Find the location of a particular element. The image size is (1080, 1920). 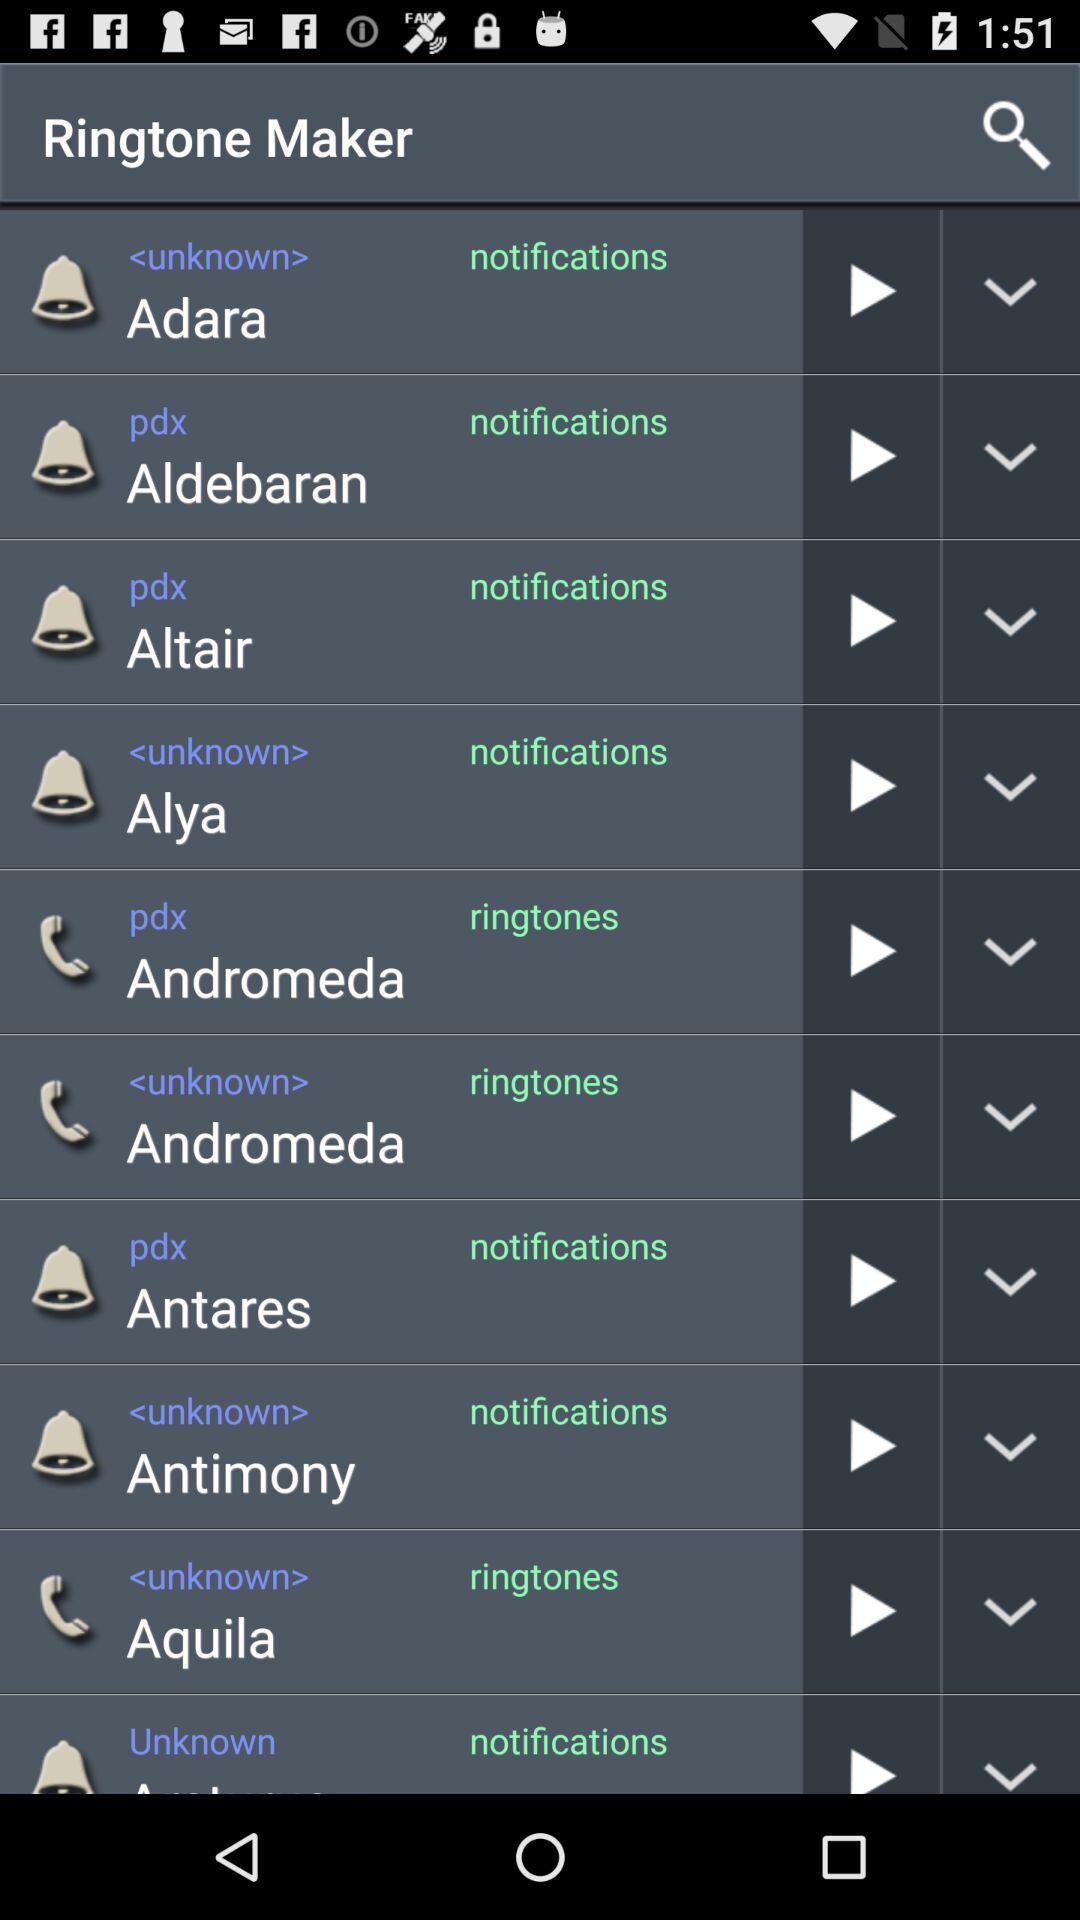

play is located at coordinates (870, 1743).